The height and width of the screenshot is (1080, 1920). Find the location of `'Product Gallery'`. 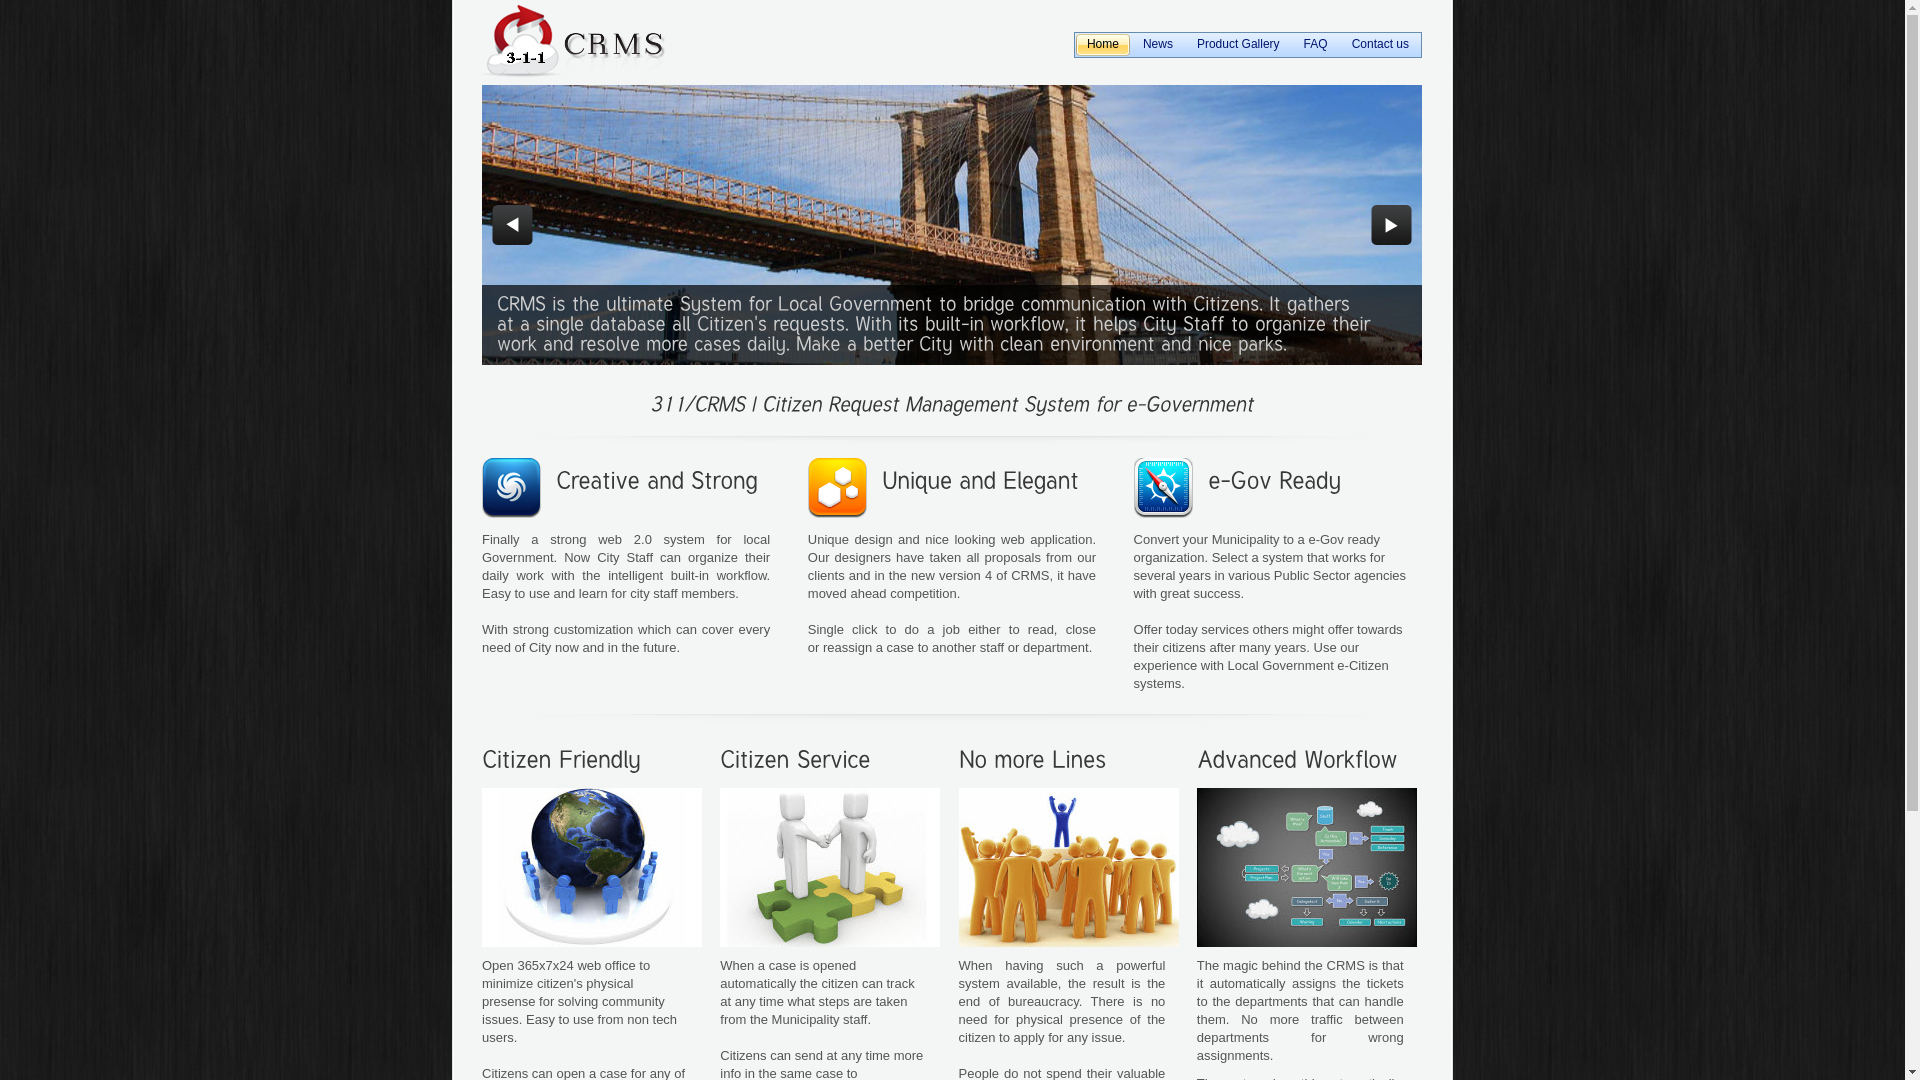

'Product Gallery' is located at coordinates (1237, 45).